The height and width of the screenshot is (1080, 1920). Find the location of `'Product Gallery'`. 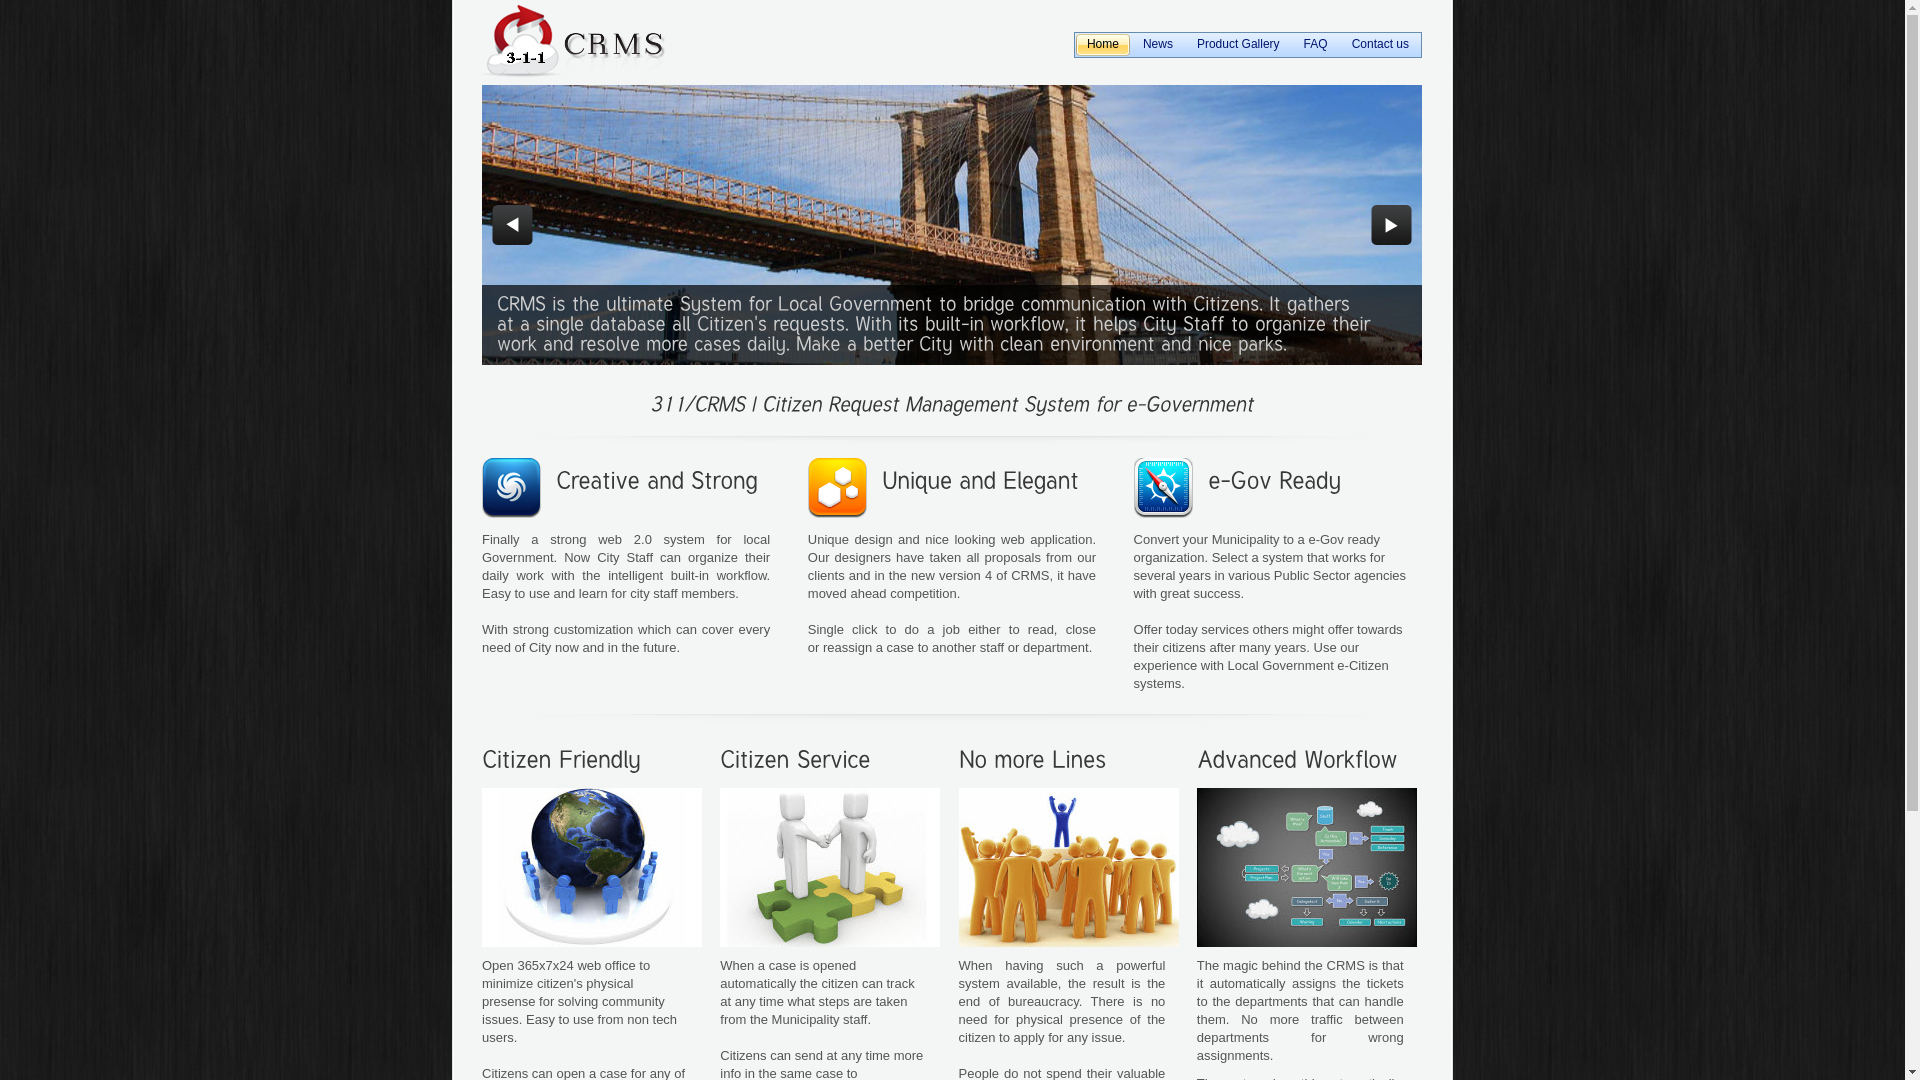

'Product Gallery' is located at coordinates (1237, 45).